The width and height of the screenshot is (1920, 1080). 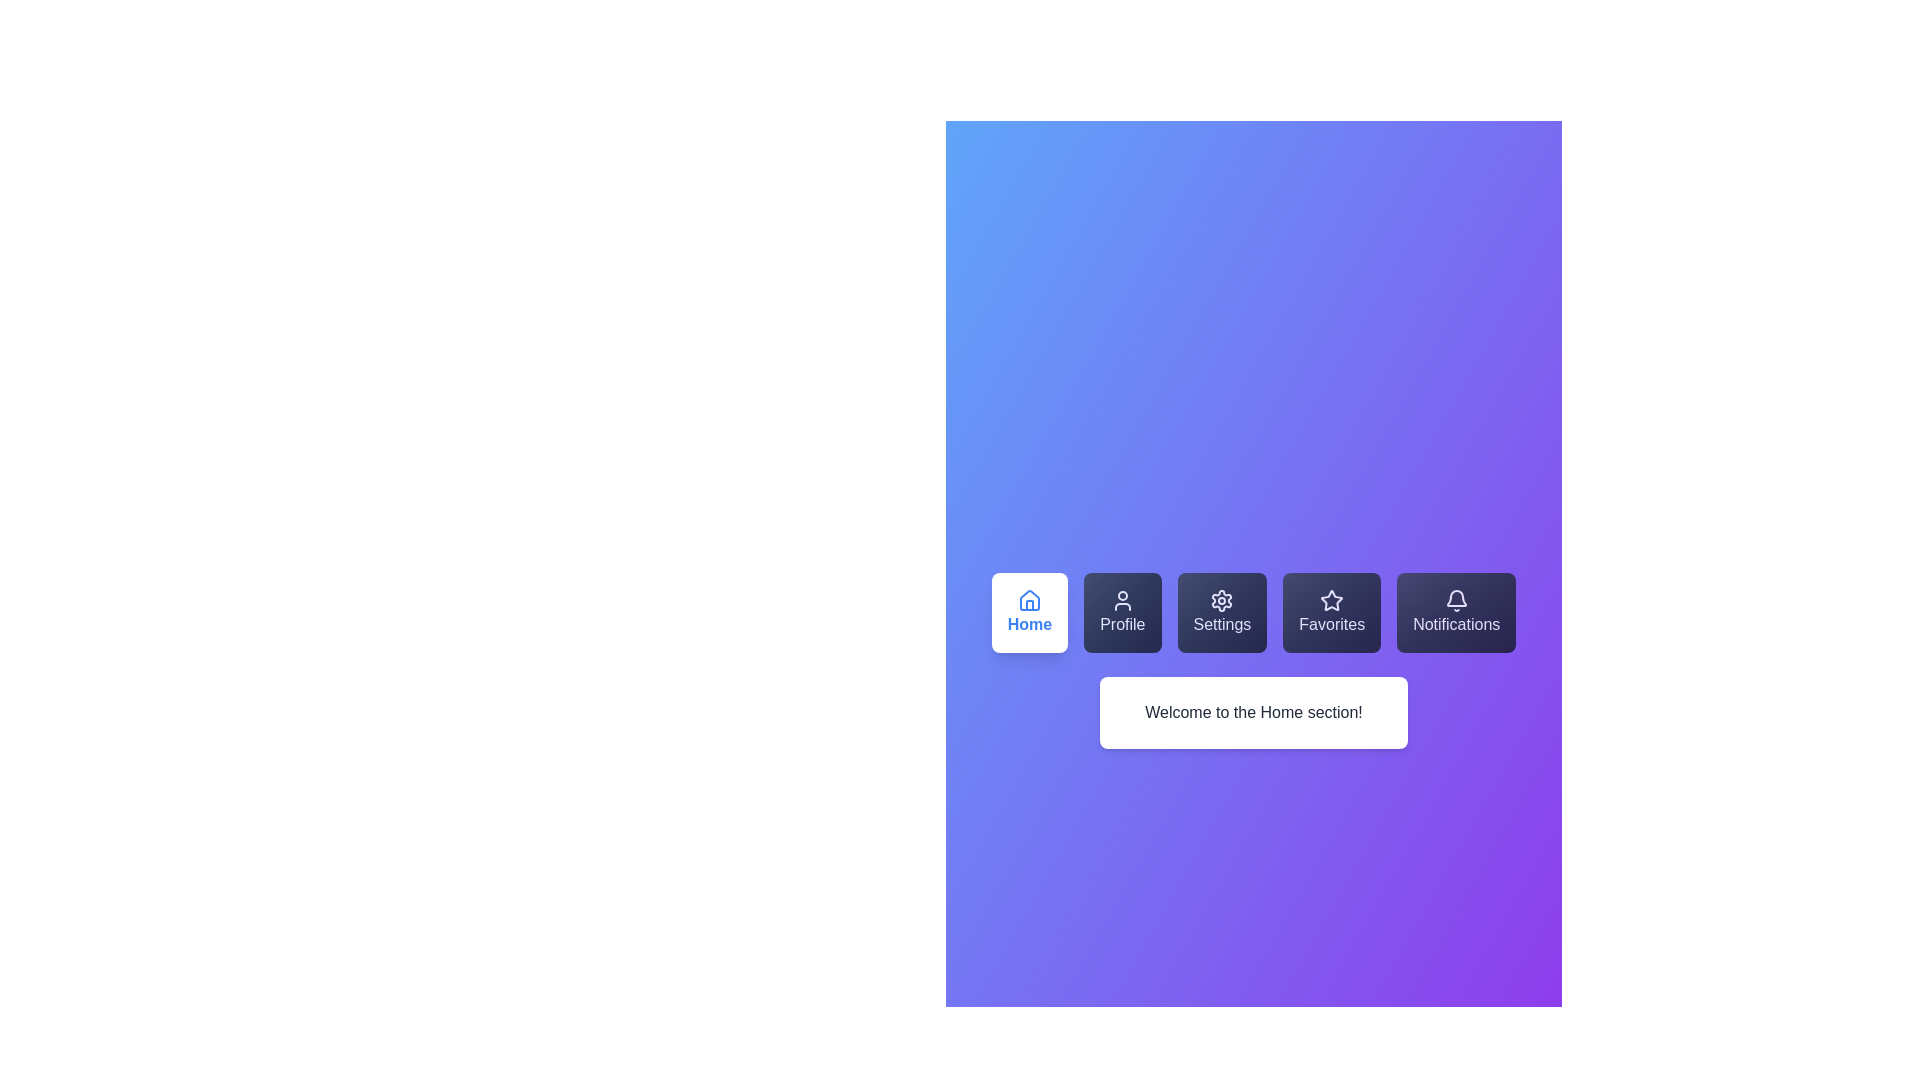 I want to click on the 'Notifications' label, which is part of a navigation button and features a notification bell icon above the text, so click(x=1456, y=623).